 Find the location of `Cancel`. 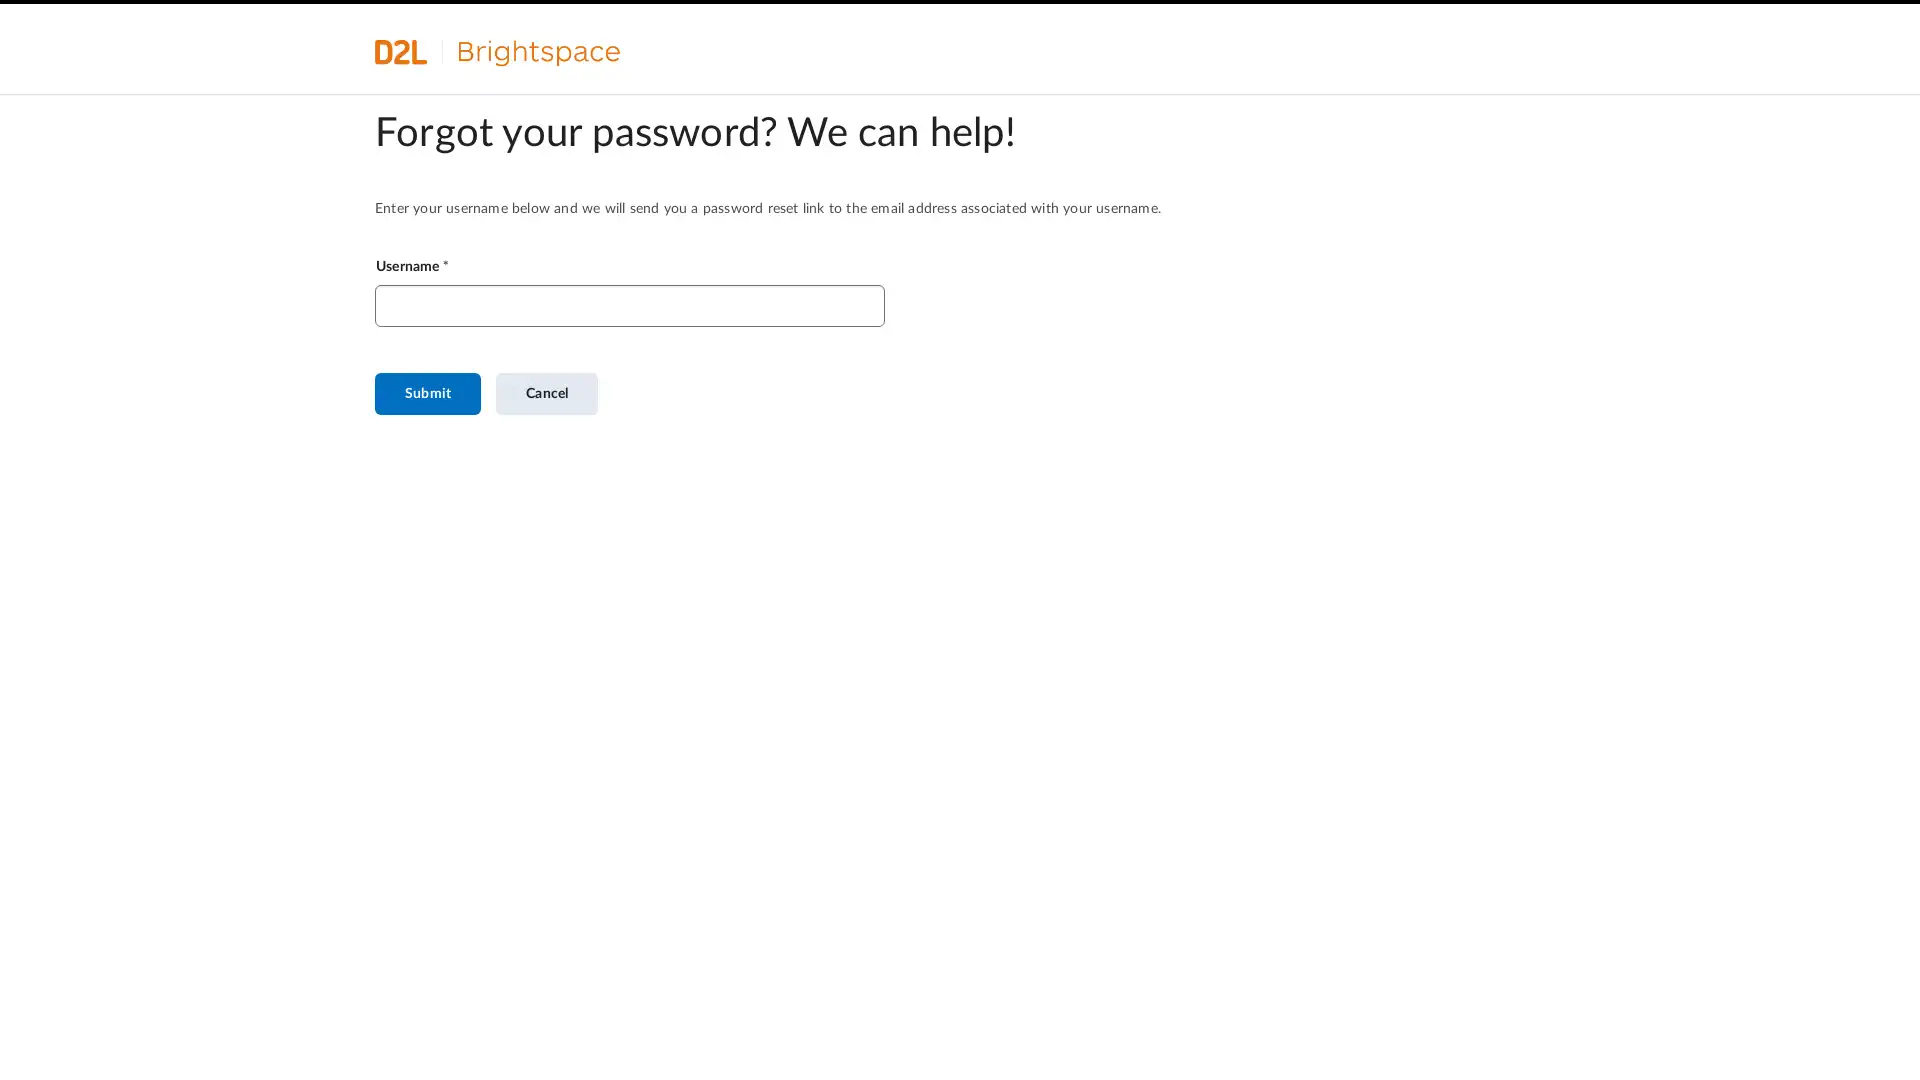

Cancel is located at coordinates (547, 393).